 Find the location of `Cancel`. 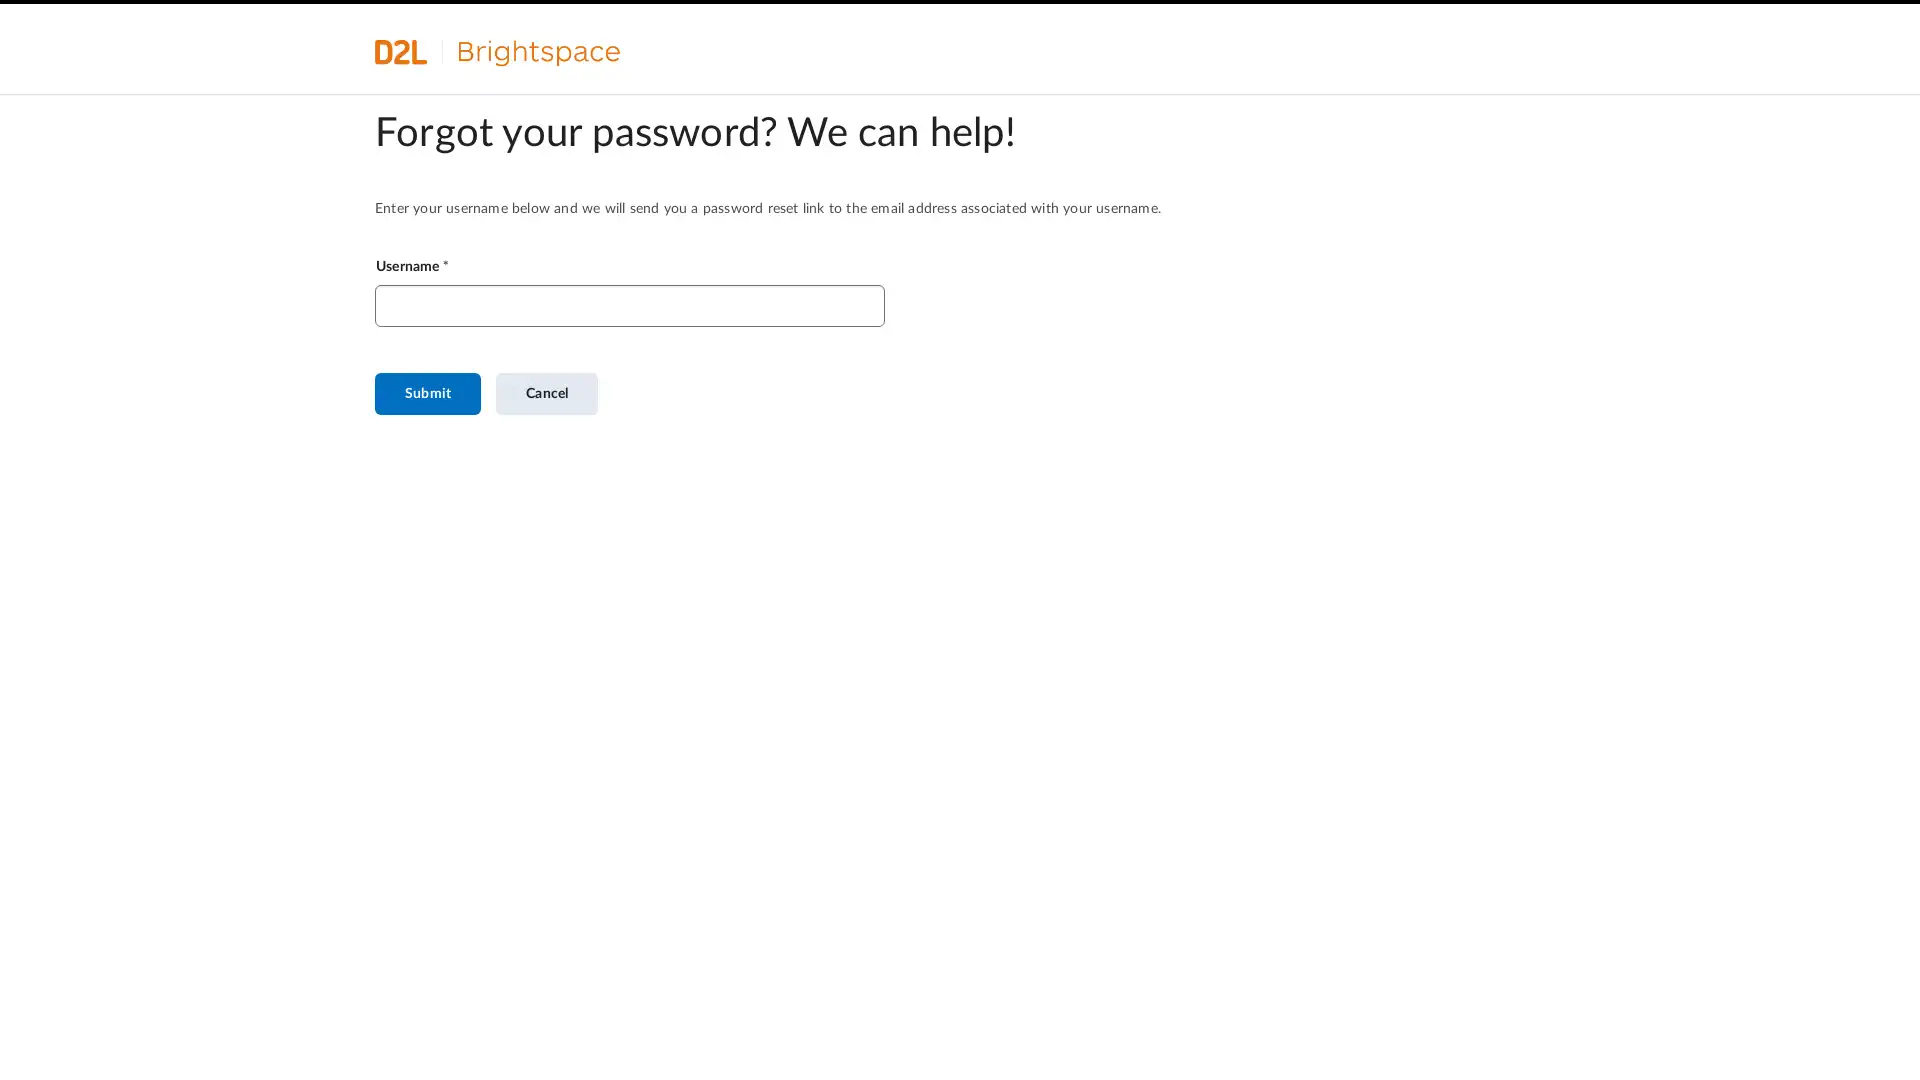

Cancel is located at coordinates (547, 393).